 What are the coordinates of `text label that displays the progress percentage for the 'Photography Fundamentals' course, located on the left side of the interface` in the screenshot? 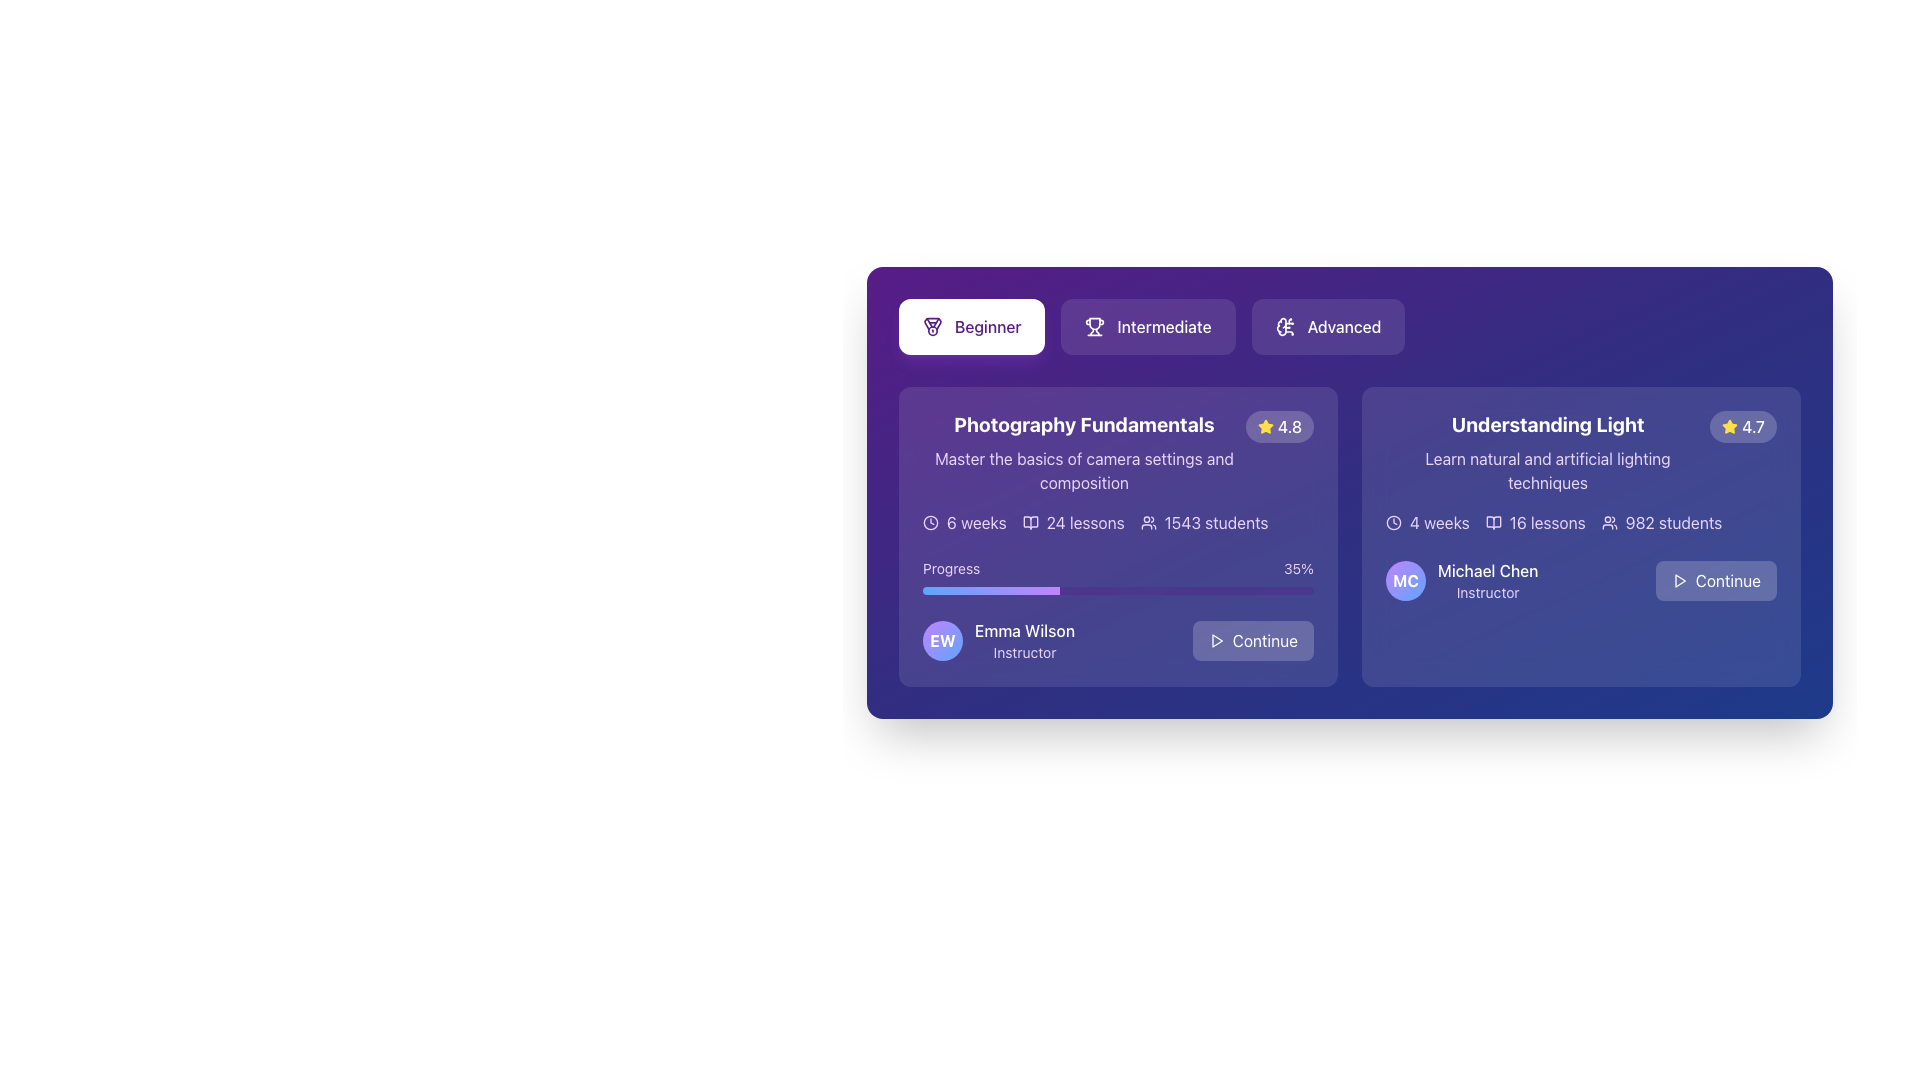 It's located at (1299, 569).